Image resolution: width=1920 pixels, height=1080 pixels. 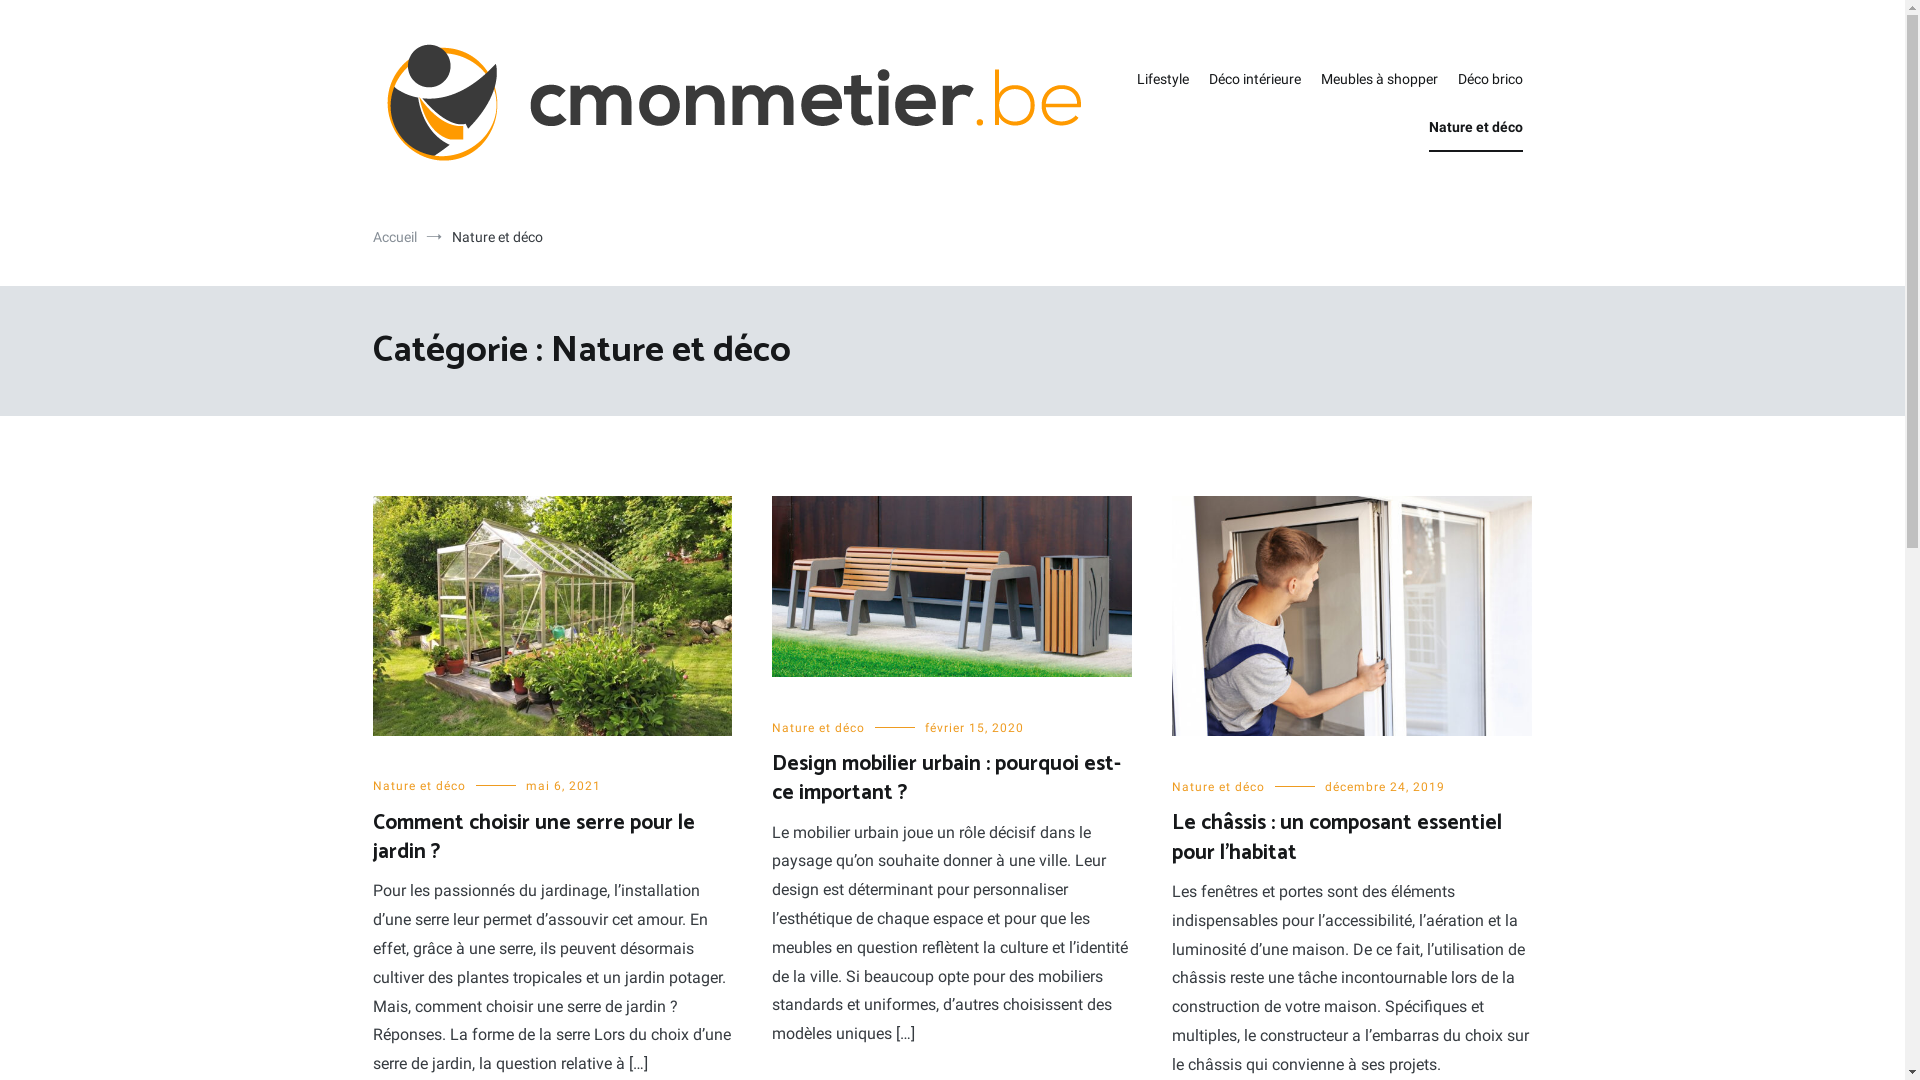 What do you see at coordinates (1136, 79) in the screenshot?
I see `'Lifestyle'` at bounding box center [1136, 79].